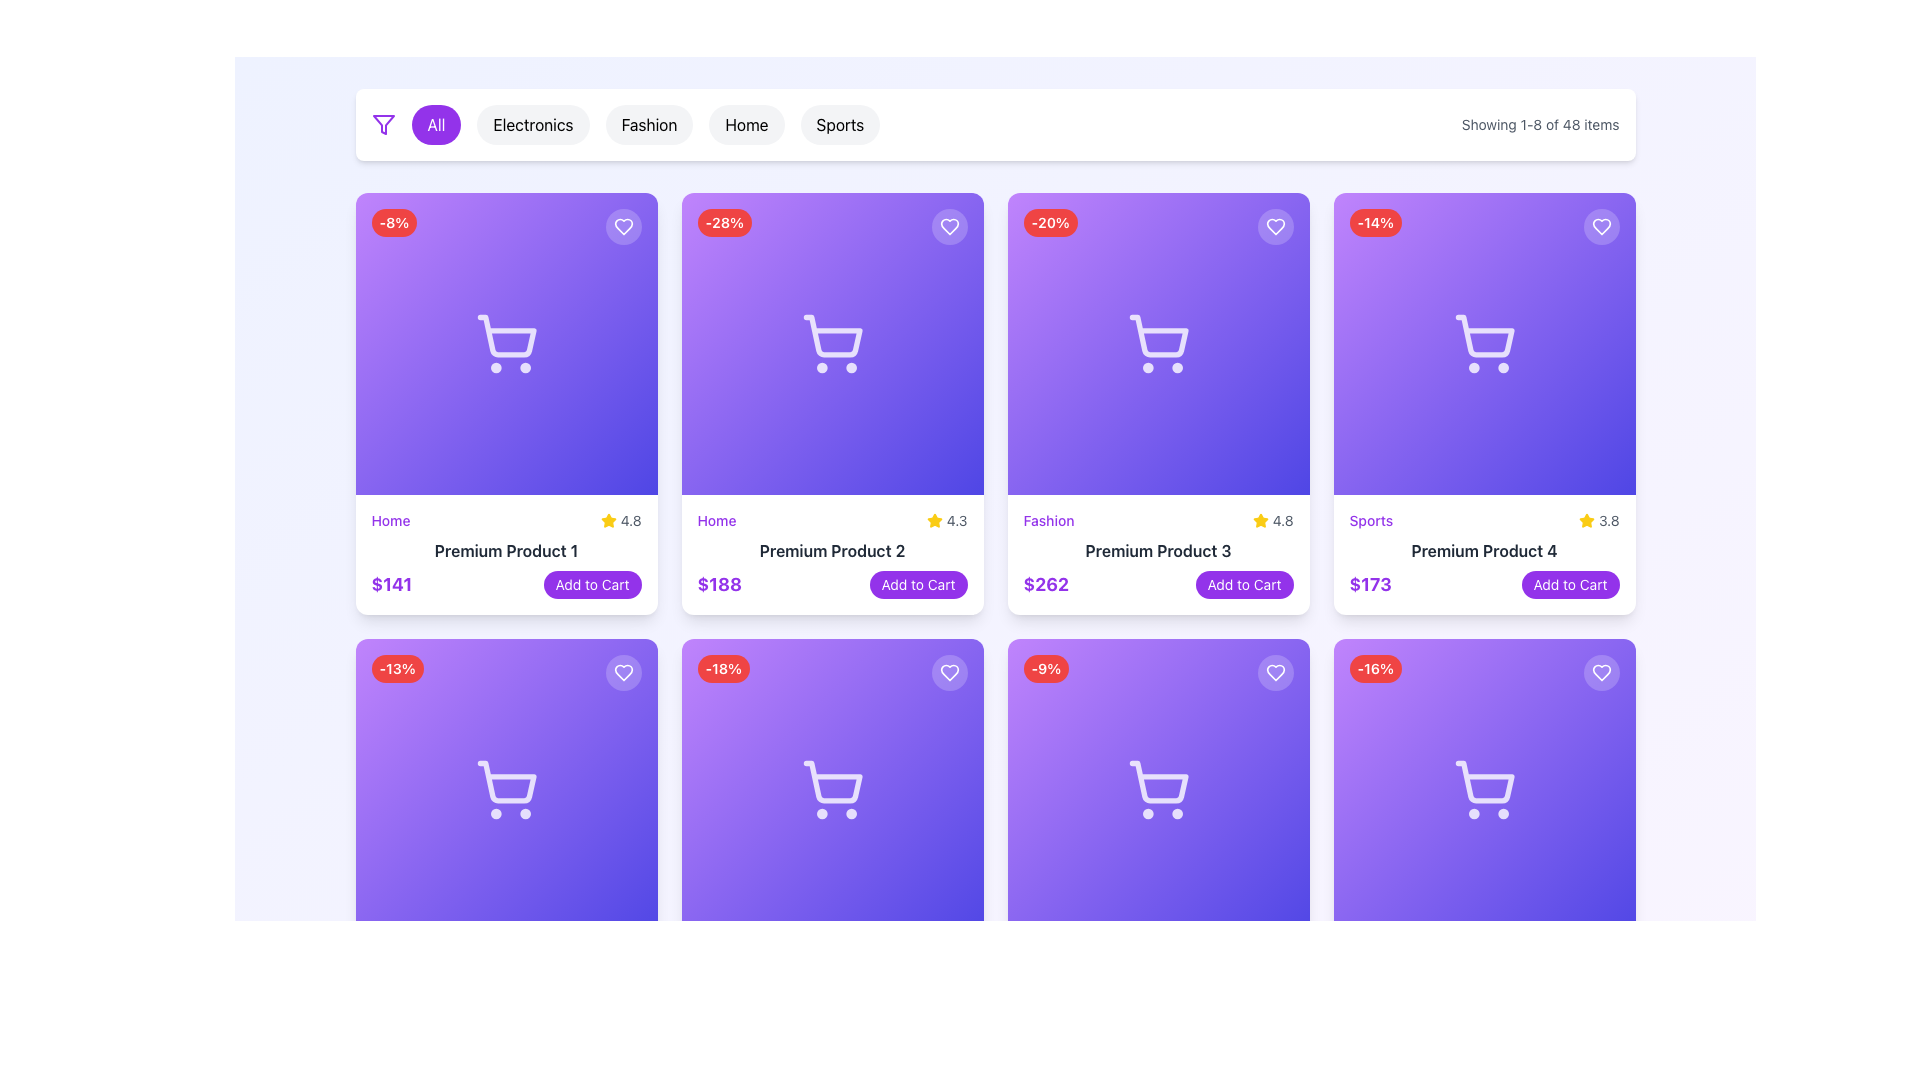  I want to click on the 'Fashion' button in the navigation bar, so click(624, 124).